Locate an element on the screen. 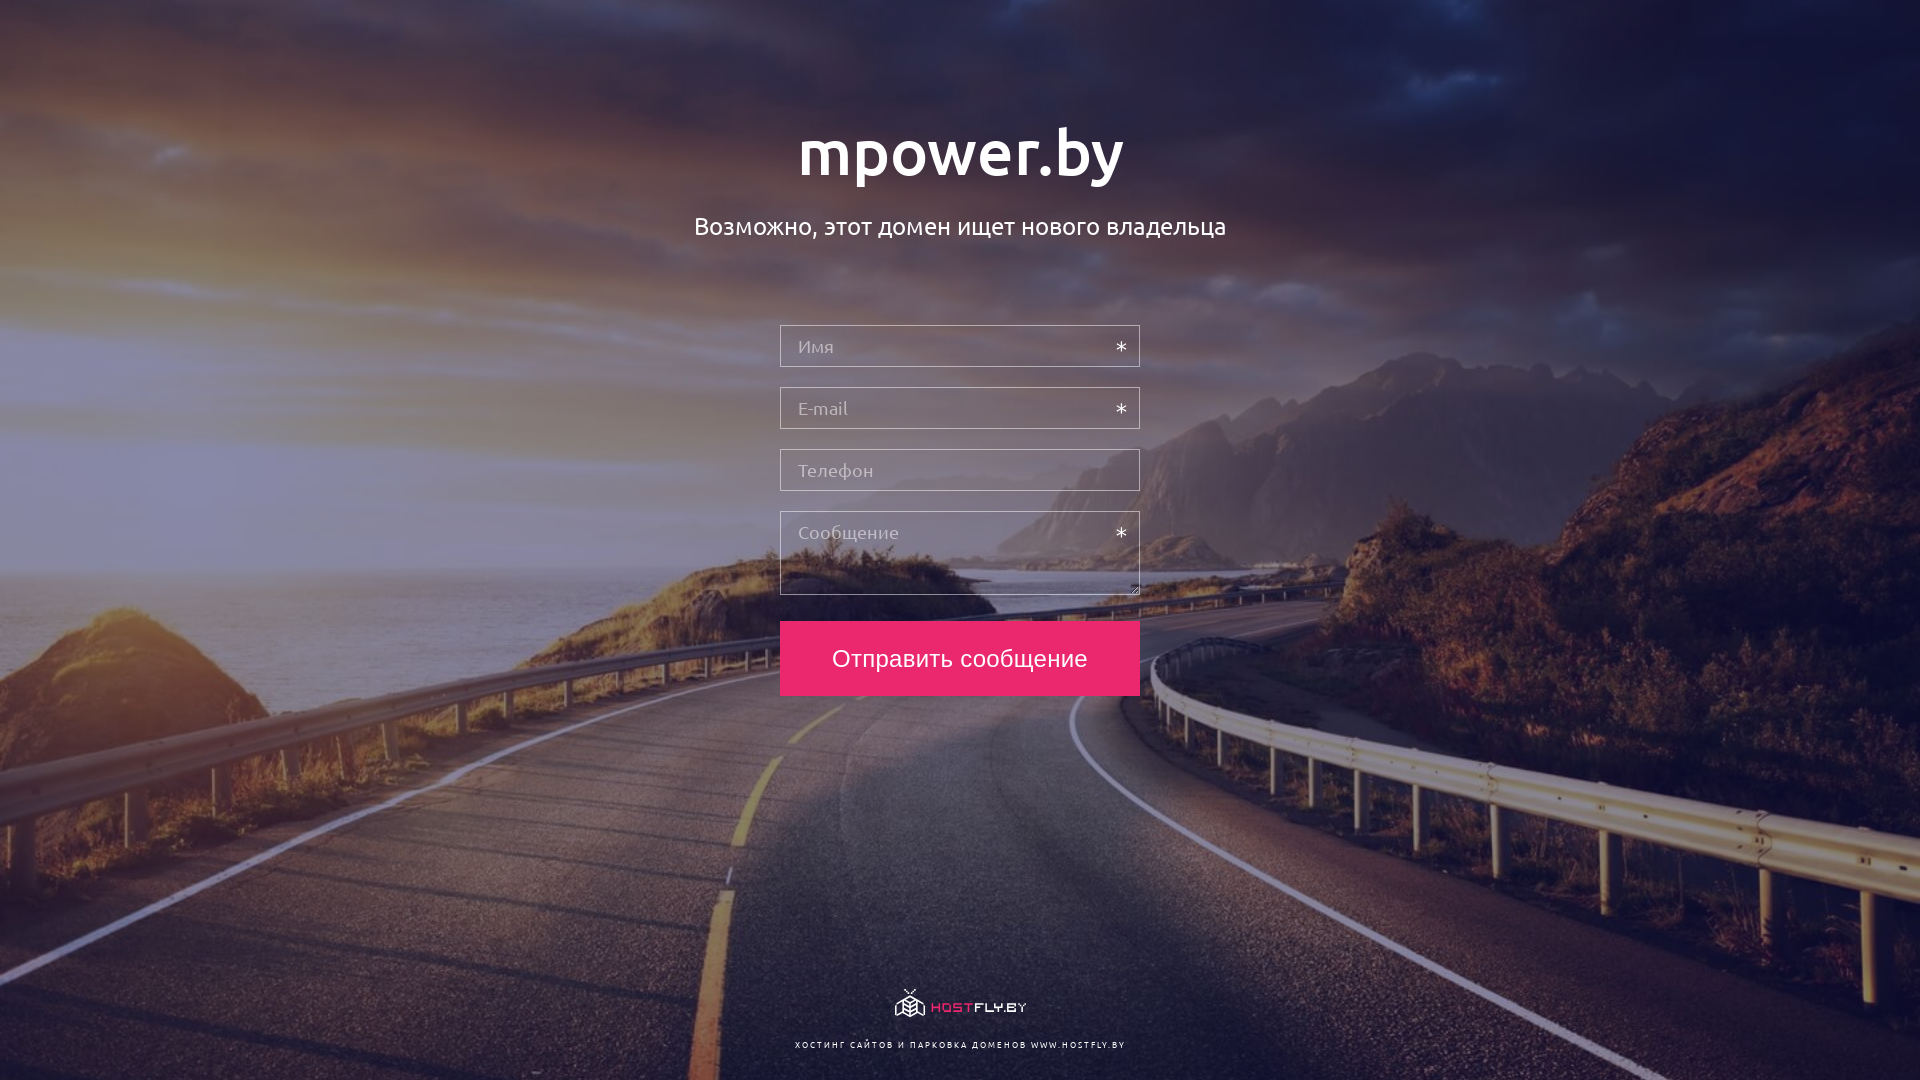  'WWW.HOSTFLY.BY' is located at coordinates (1076, 1043).